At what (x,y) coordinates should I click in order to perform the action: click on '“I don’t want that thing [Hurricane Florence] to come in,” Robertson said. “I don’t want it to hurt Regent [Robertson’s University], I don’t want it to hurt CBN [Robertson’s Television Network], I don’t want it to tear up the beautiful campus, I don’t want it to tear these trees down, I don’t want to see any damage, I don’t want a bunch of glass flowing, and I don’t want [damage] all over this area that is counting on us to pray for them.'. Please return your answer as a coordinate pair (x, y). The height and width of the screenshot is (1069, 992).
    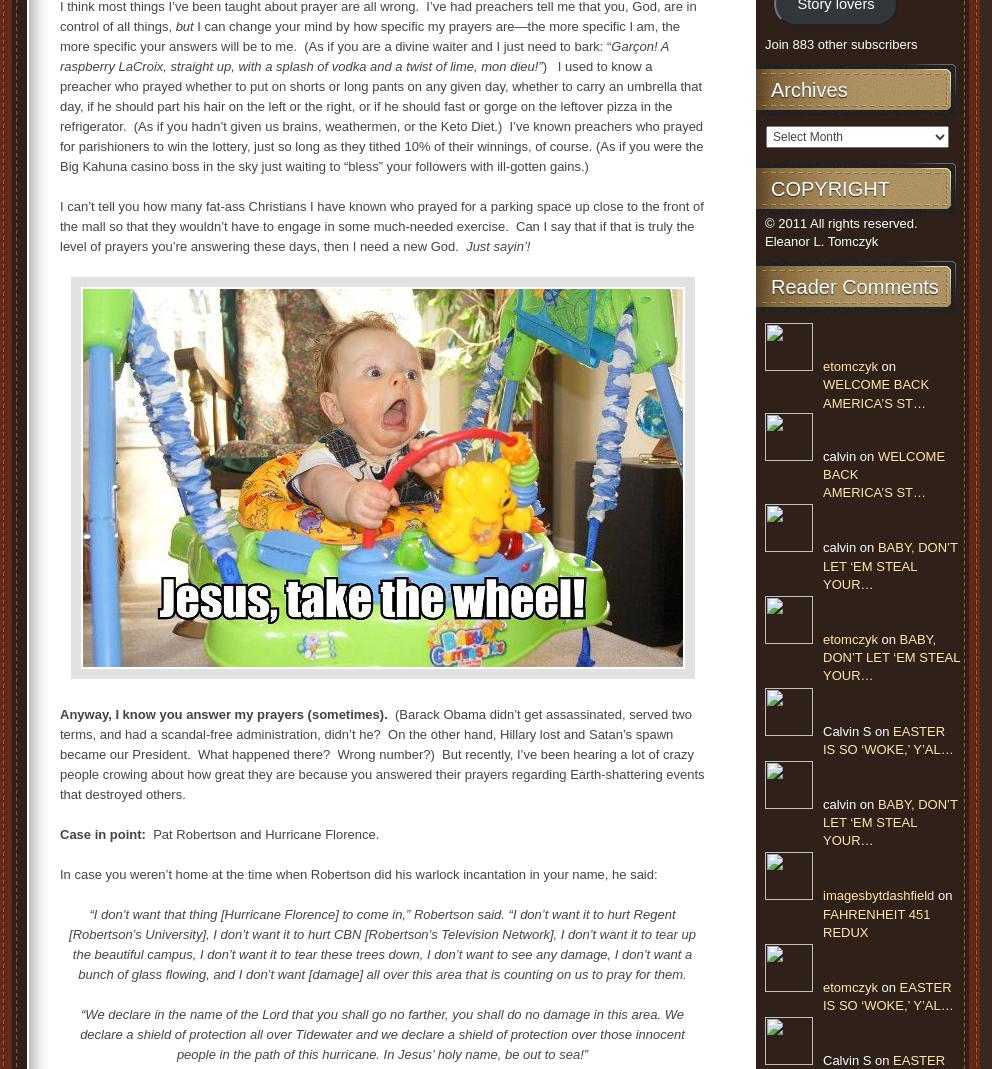
    Looking at the image, I should click on (382, 943).